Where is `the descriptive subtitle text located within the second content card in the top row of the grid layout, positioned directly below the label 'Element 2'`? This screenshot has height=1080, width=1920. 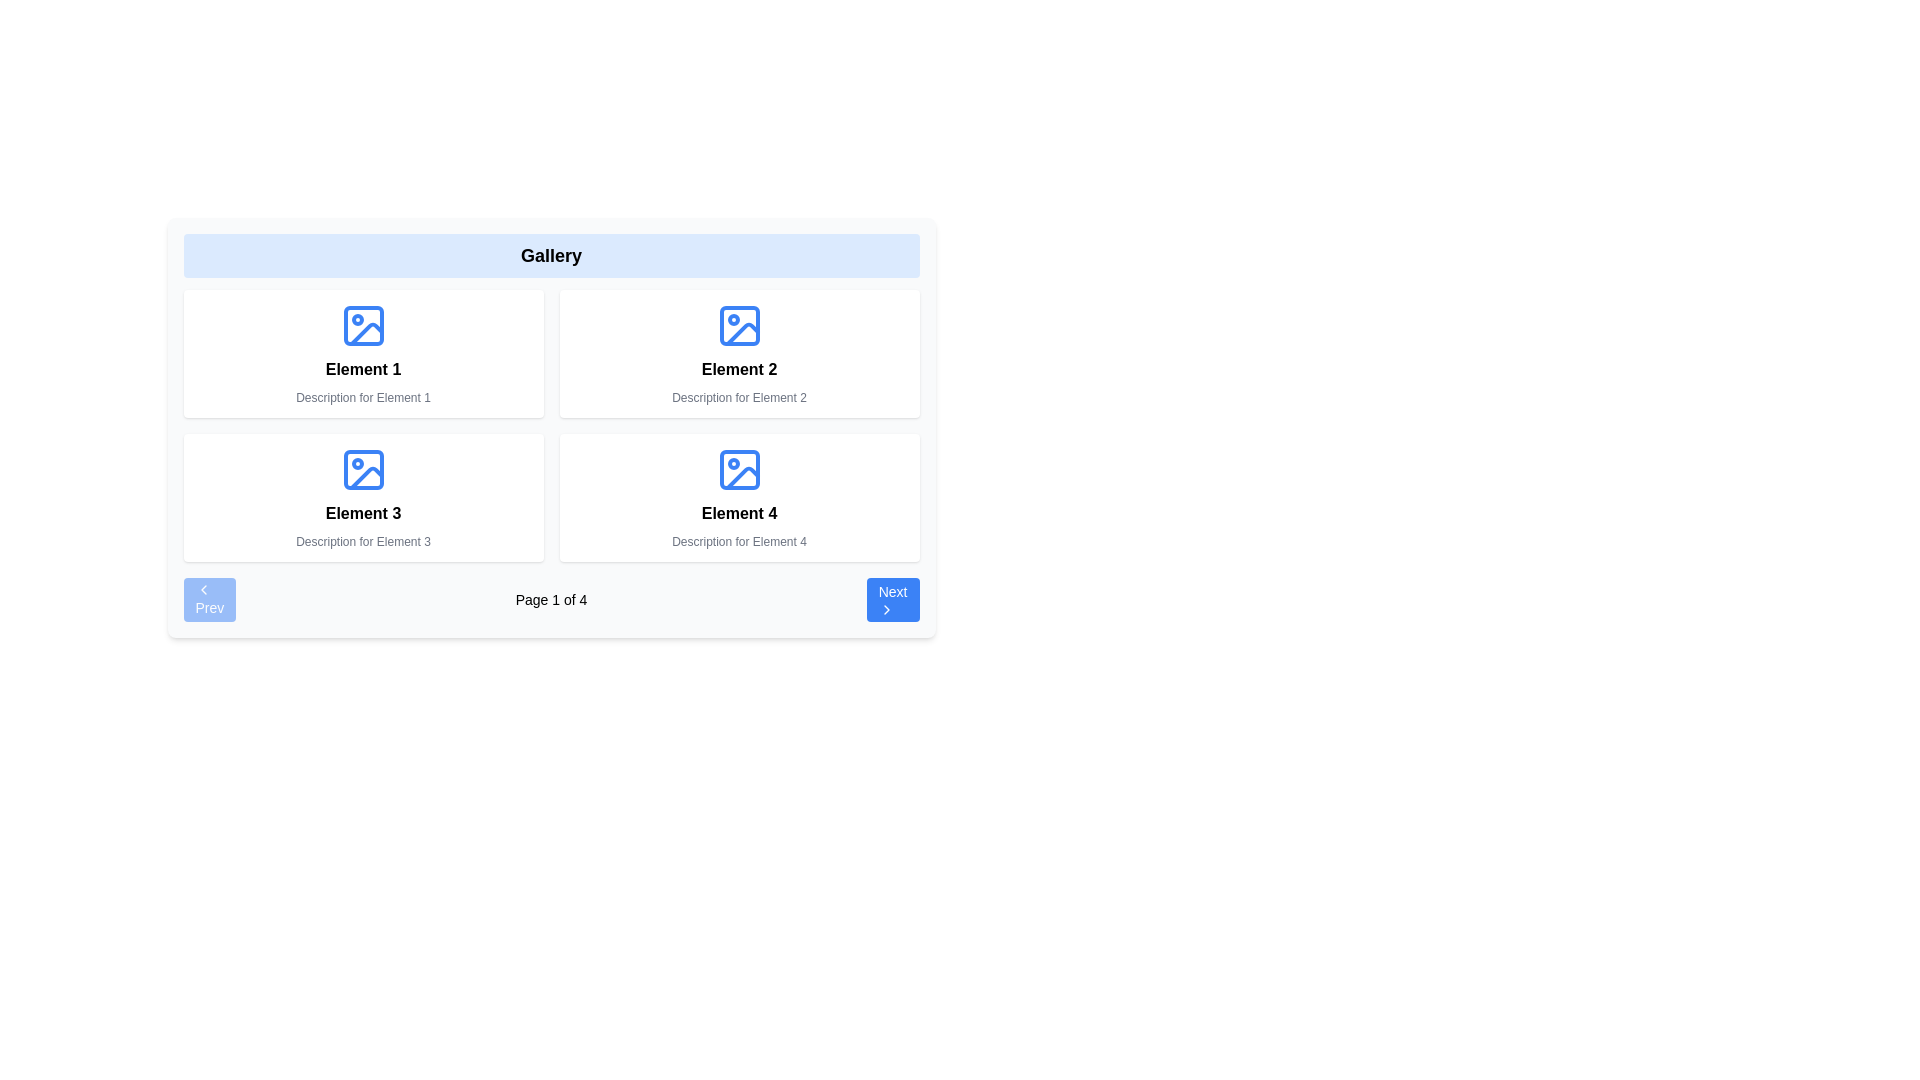
the descriptive subtitle text located within the second content card in the top row of the grid layout, positioned directly below the label 'Element 2' is located at coordinates (738, 397).